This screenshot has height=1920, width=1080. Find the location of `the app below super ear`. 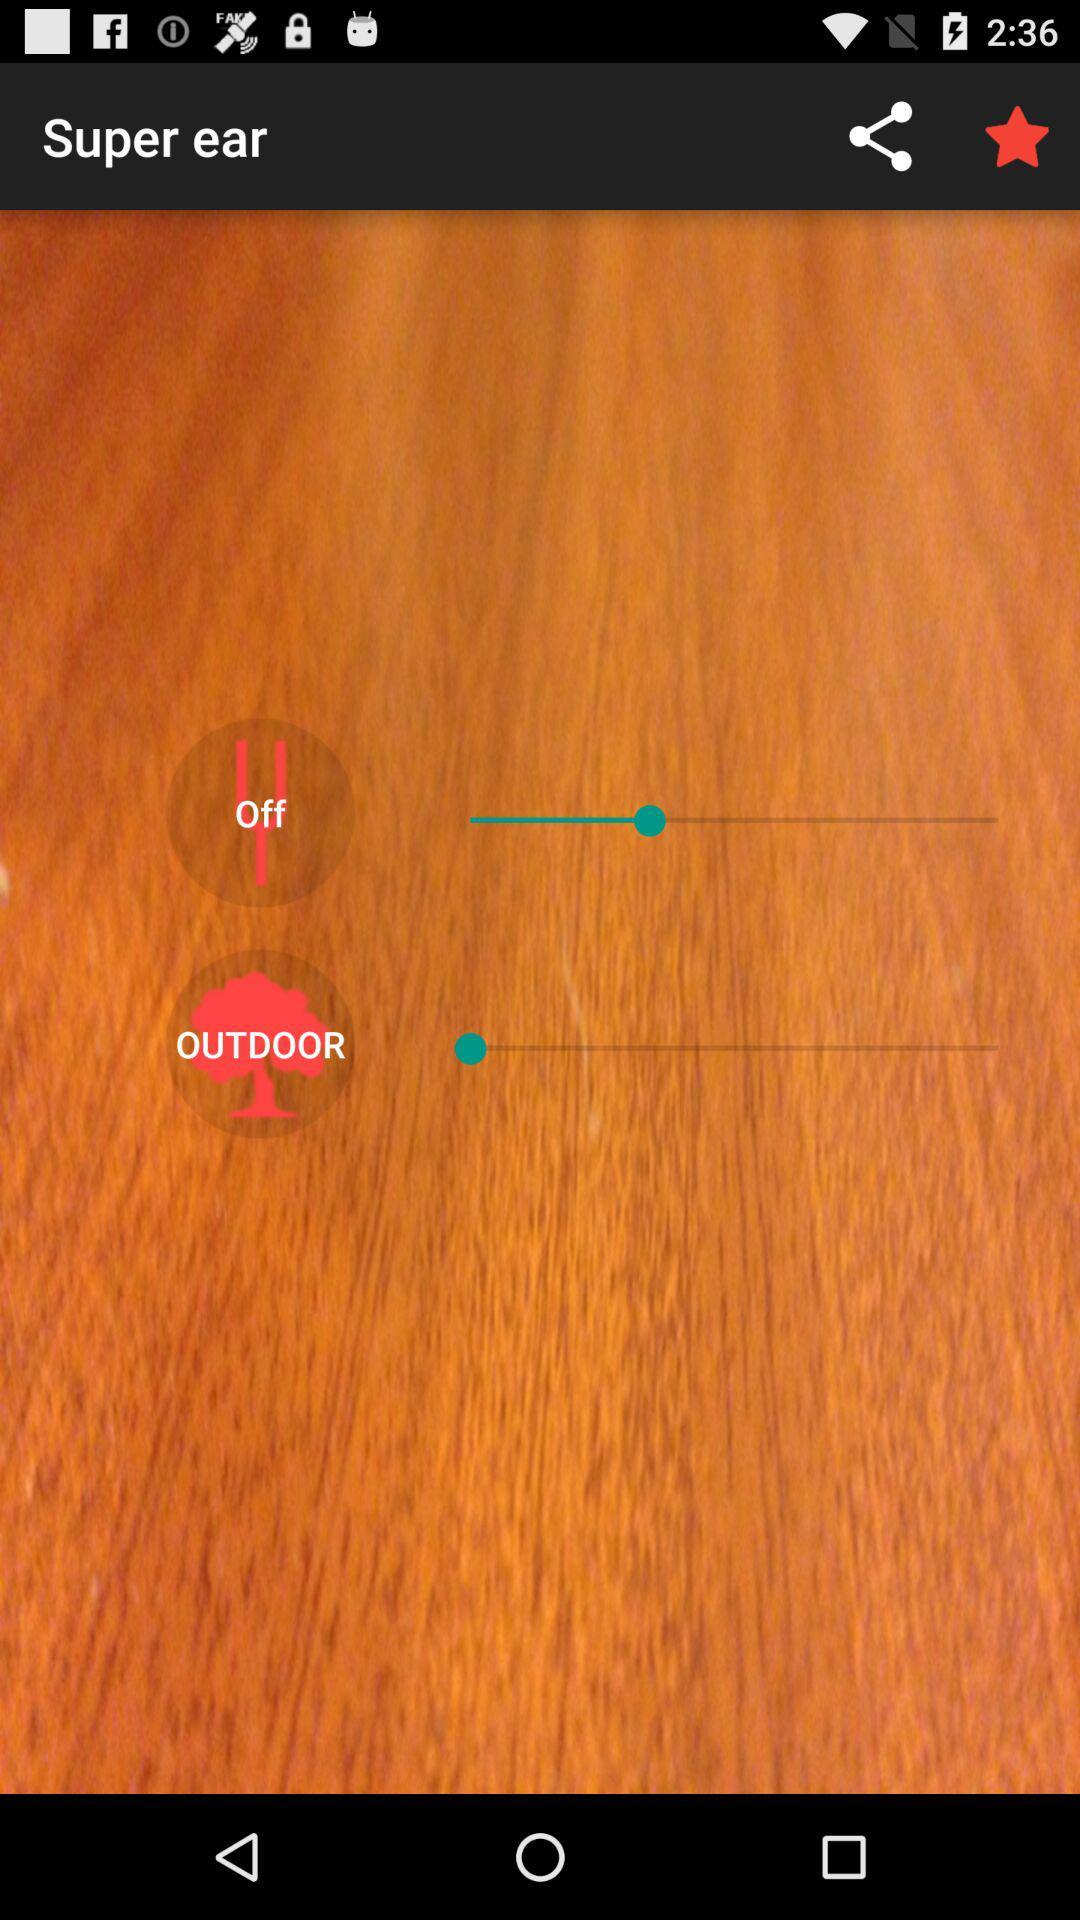

the app below super ear is located at coordinates (259, 812).